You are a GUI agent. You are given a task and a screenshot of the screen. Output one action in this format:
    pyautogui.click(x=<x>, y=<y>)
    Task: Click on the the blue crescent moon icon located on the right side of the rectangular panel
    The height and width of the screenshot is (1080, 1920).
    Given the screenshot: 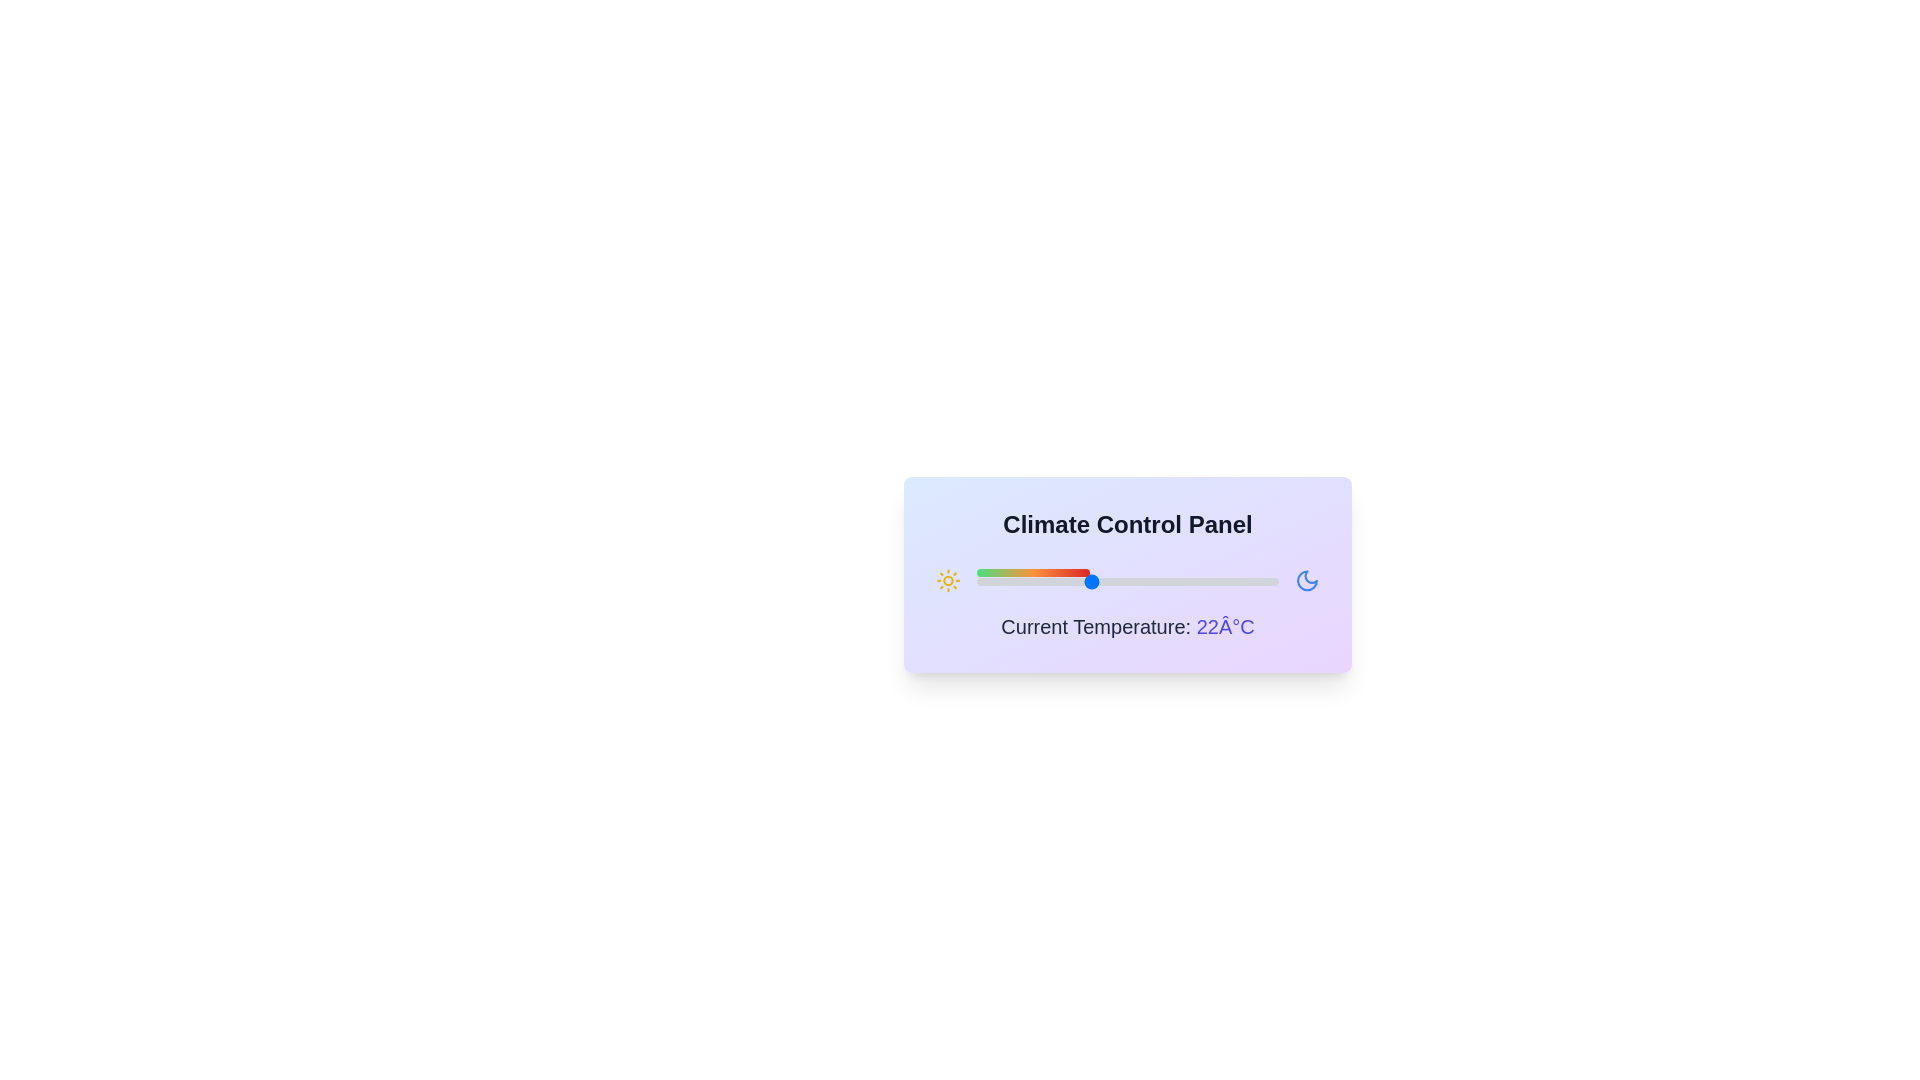 What is the action you would take?
    pyautogui.click(x=1307, y=581)
    